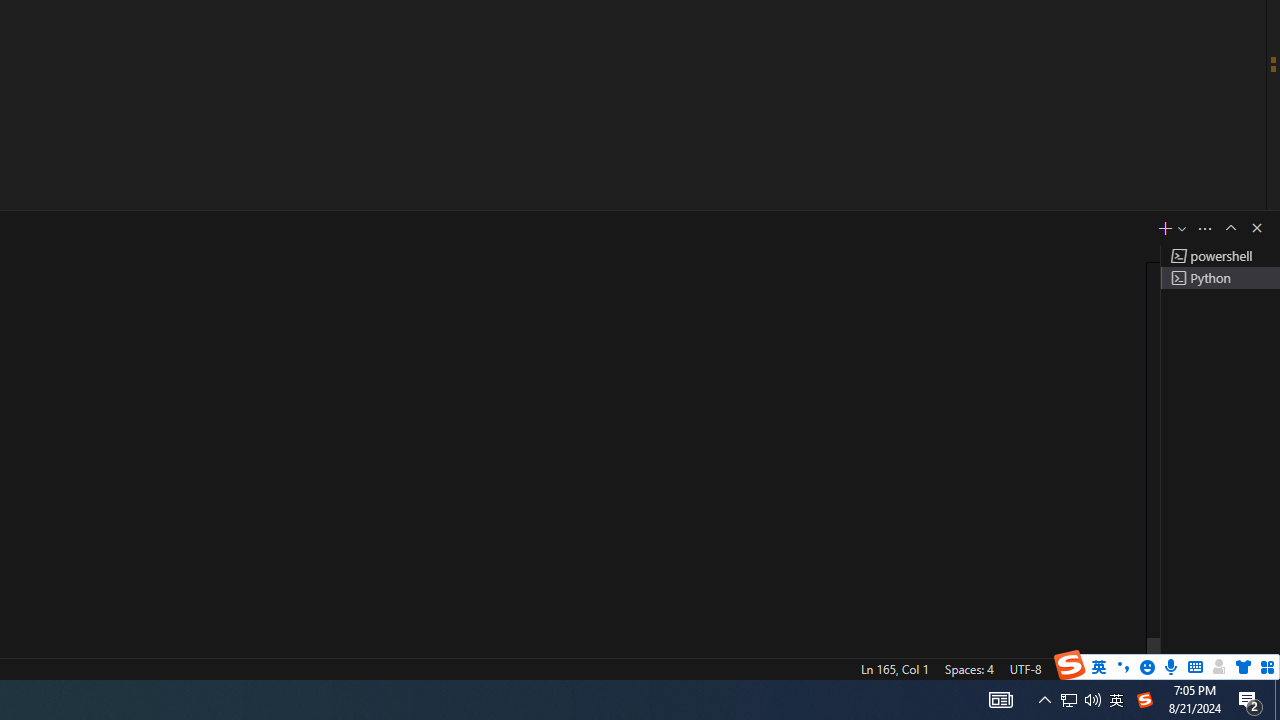 Image resolution: width=1280 pixels, height=720 pixels. Describe the element at coordinates (1219, 254) in the screenshot. I see `'Terminal 1 powershell'` at that location.